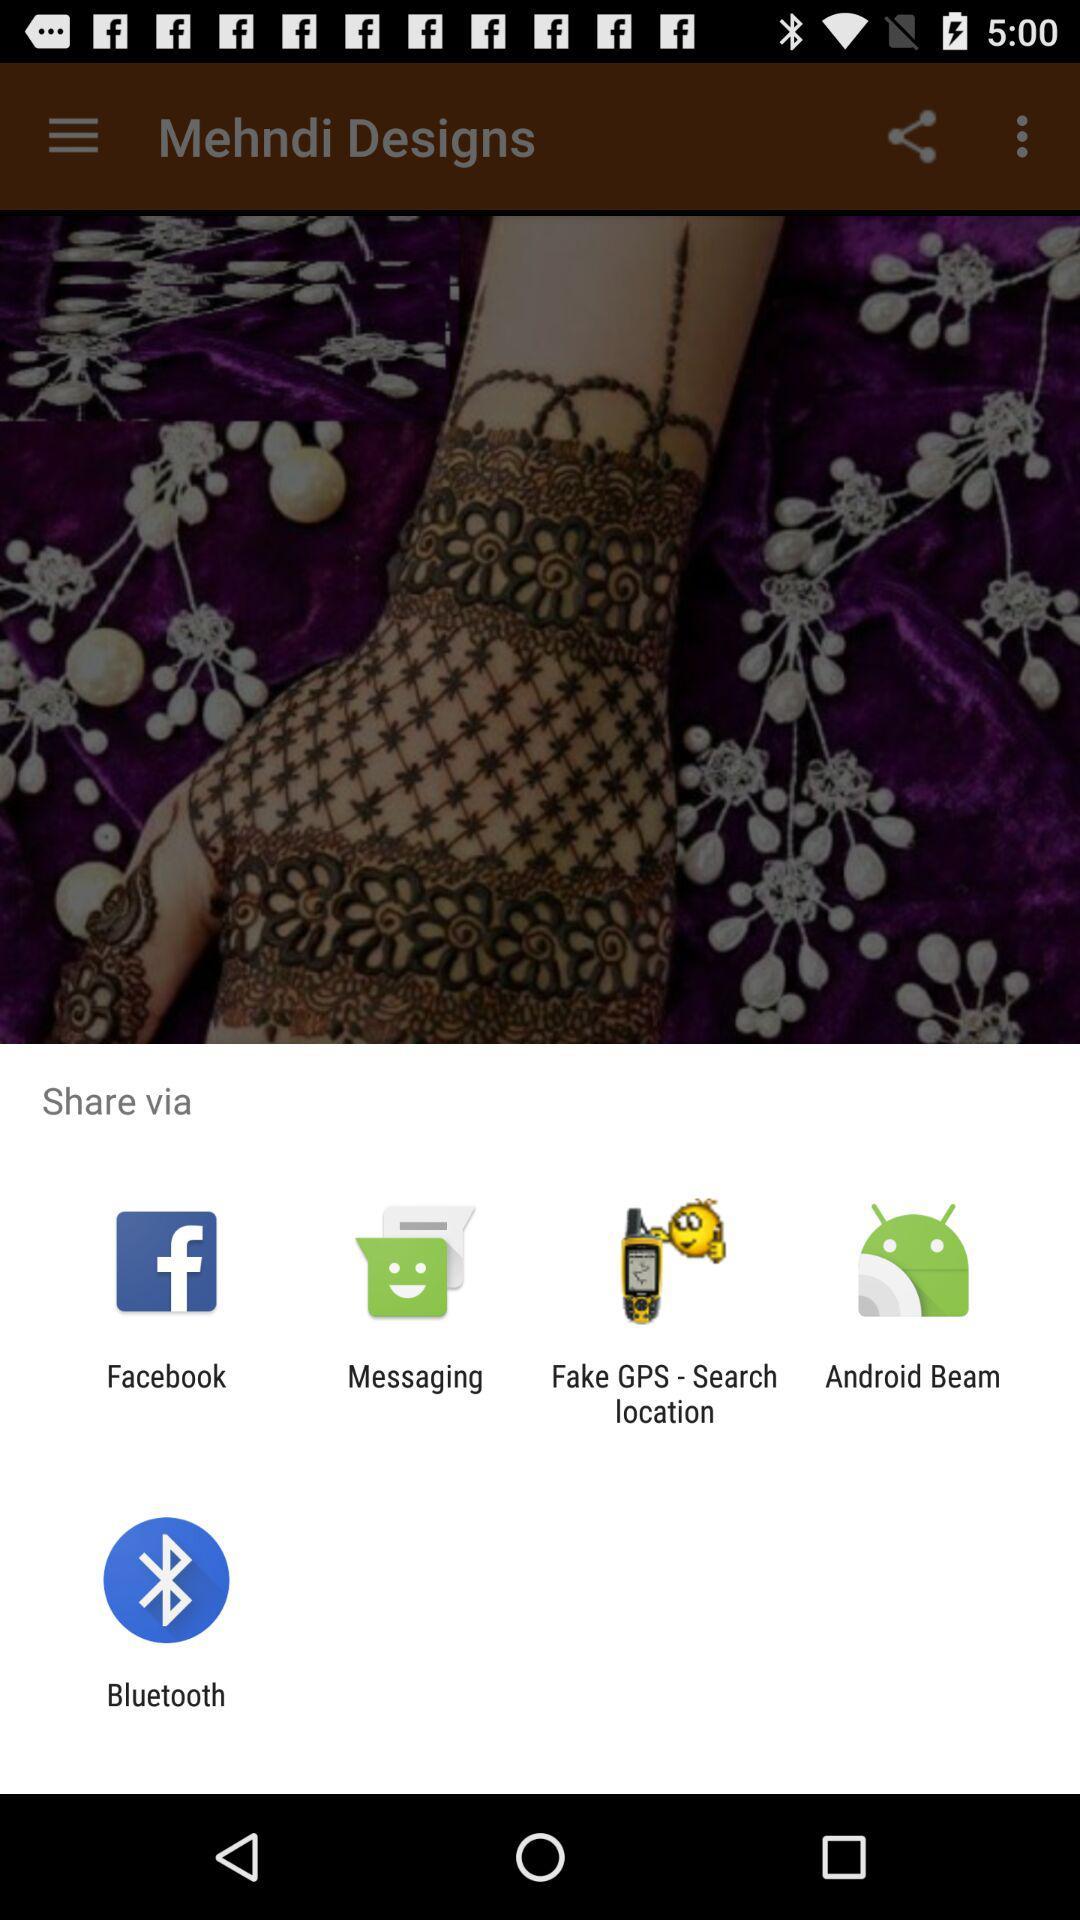 The image size is (1080, 1920). I want to click on the icon to the left of android beam app, so click(664, 1392).